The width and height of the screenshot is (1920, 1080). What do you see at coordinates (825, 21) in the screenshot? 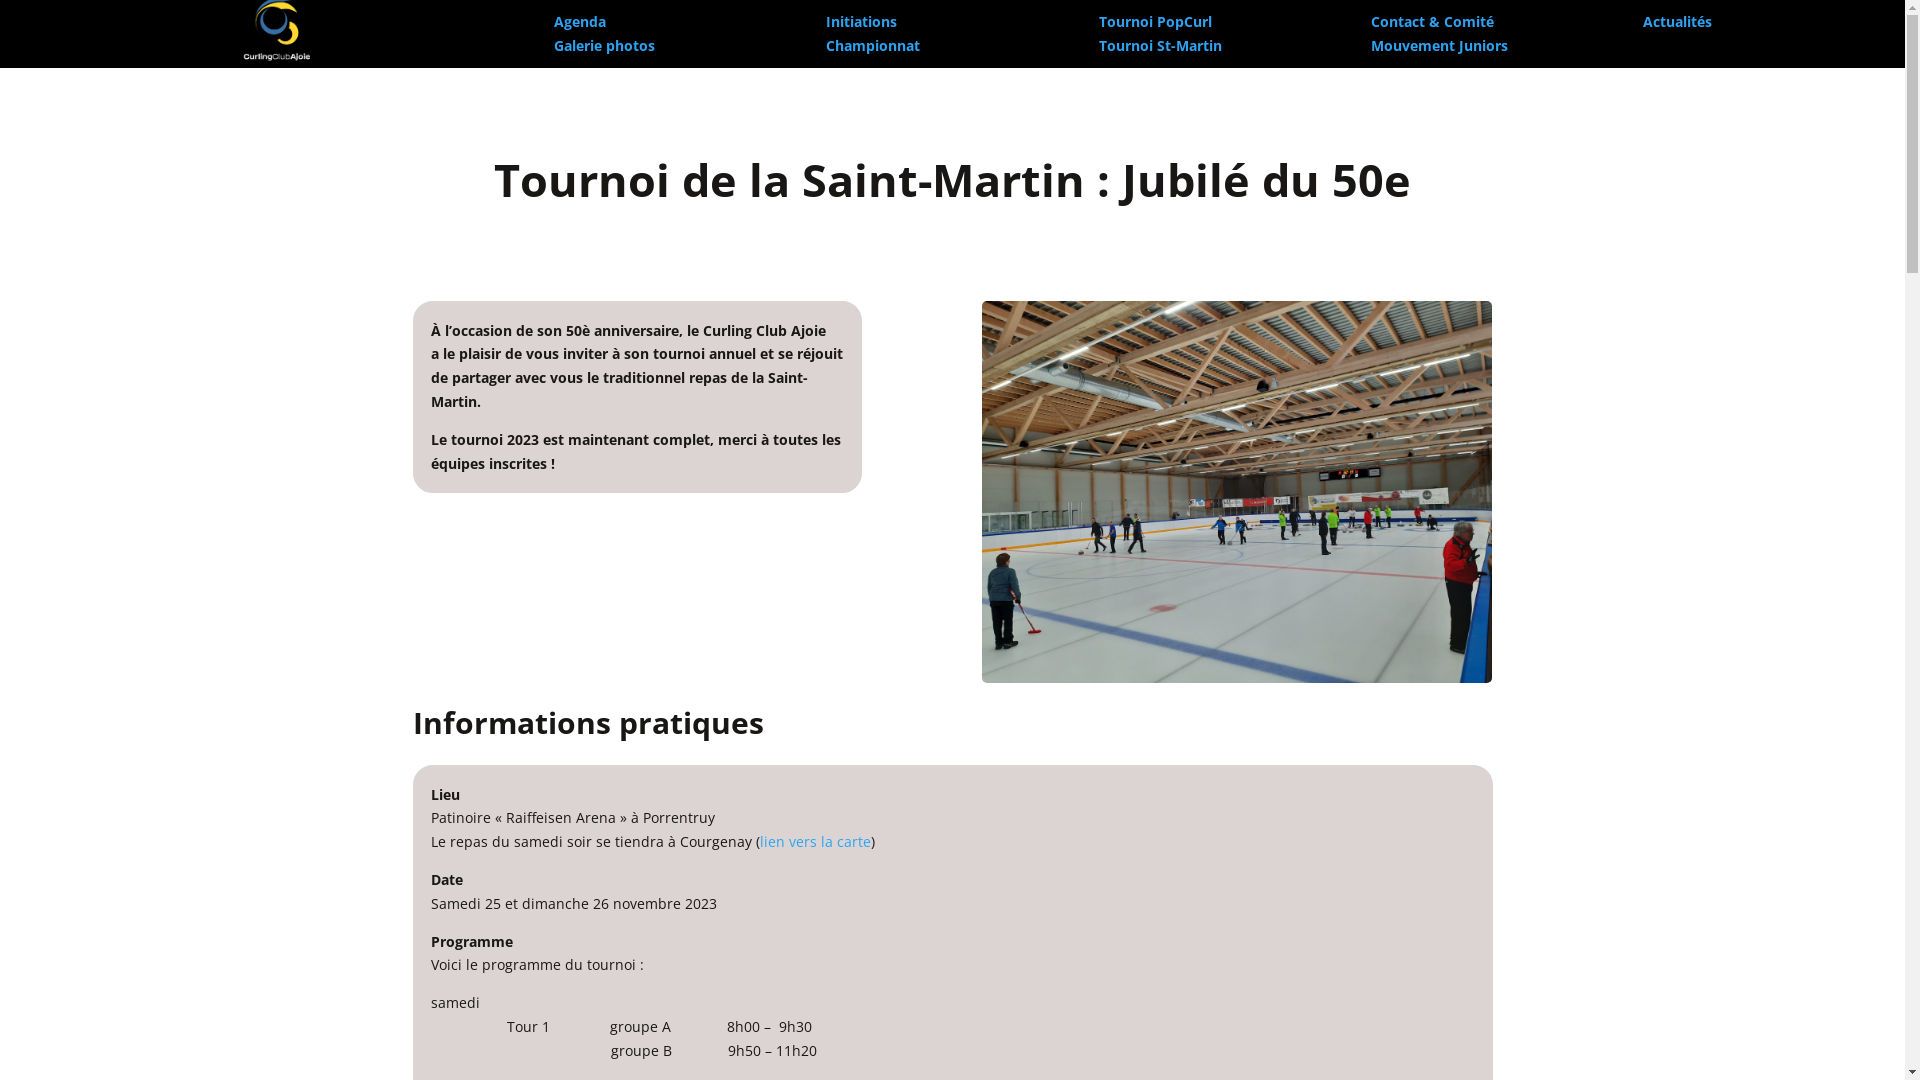
I see `'Initiations'` at bounding box center [825, 21].